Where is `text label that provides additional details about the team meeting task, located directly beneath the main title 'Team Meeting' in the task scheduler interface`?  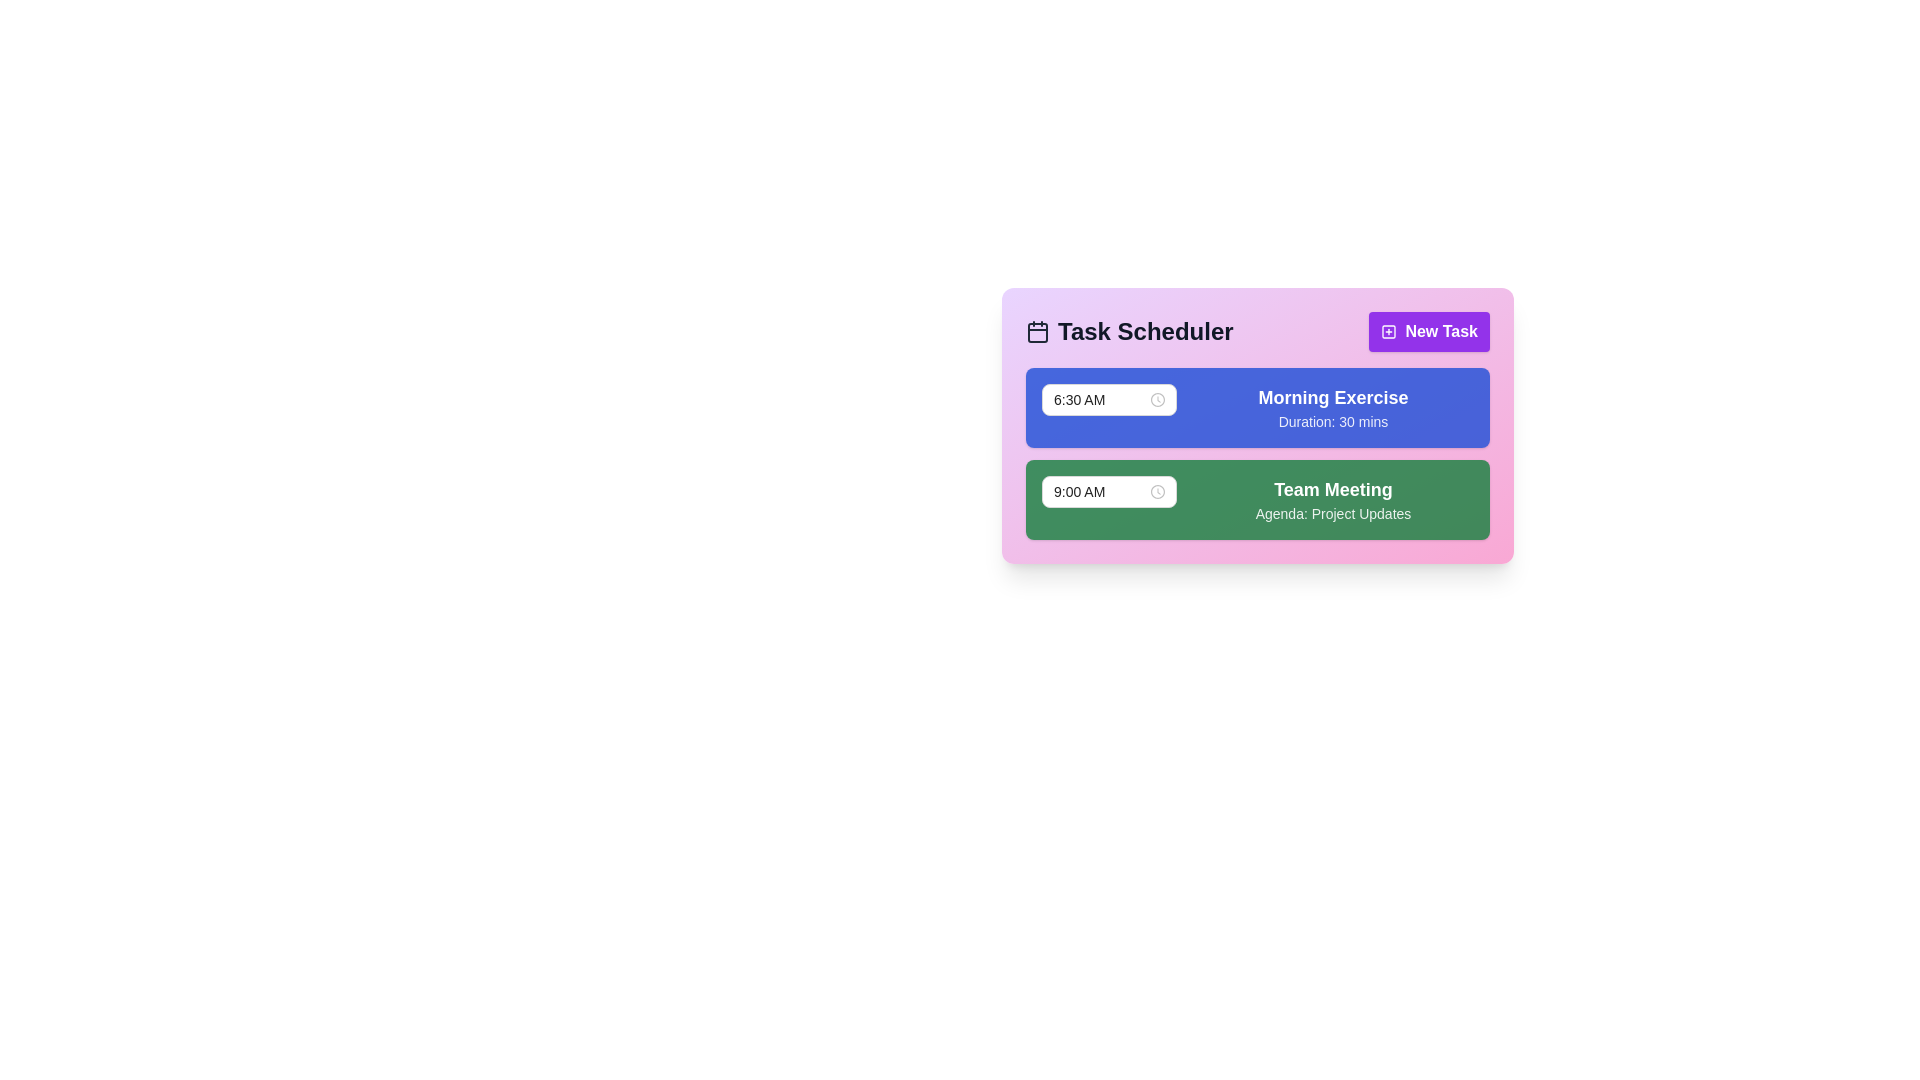 text label that provides additional details about the team meeting task, located directly beneath the main title 'Team Meeting' in the task scheduler interface is located at coordinates (1333, 512).